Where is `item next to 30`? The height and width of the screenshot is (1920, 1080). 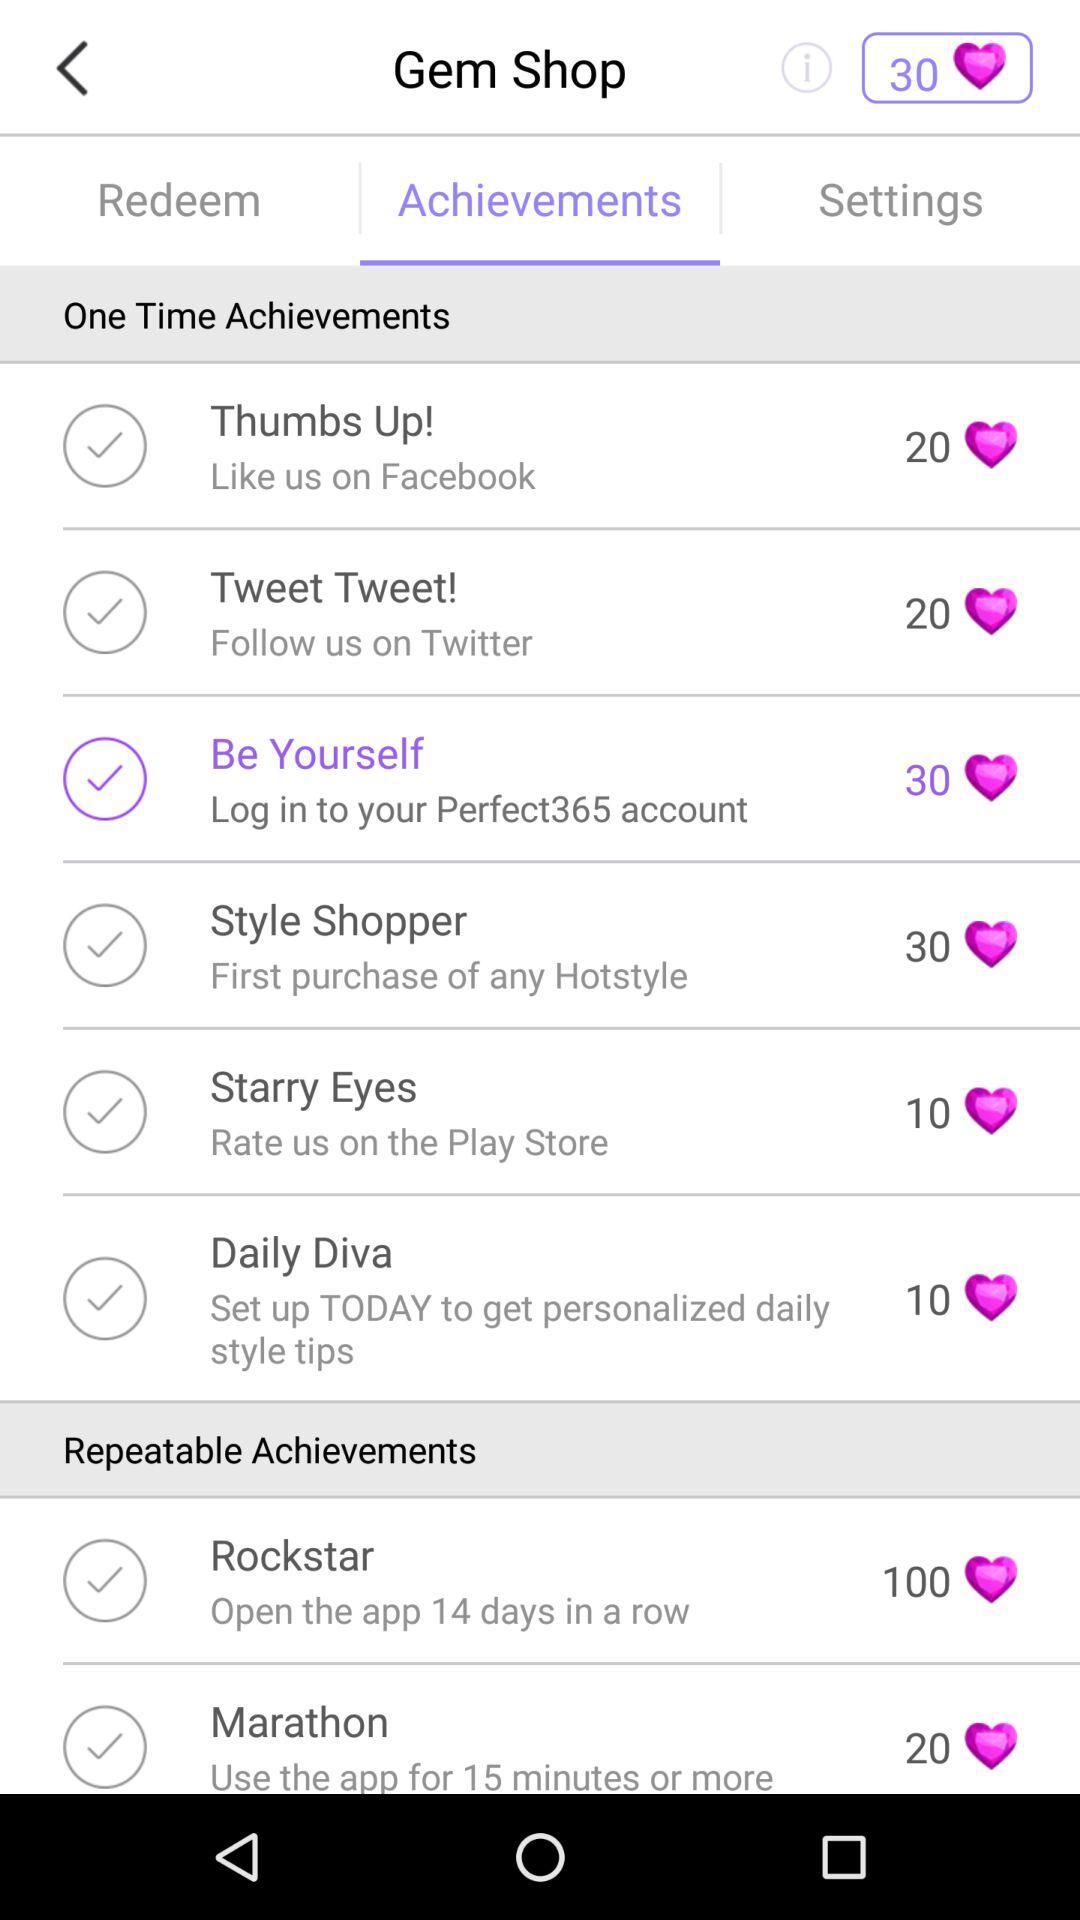 item next to 30 is located at coordinates (315, 751).